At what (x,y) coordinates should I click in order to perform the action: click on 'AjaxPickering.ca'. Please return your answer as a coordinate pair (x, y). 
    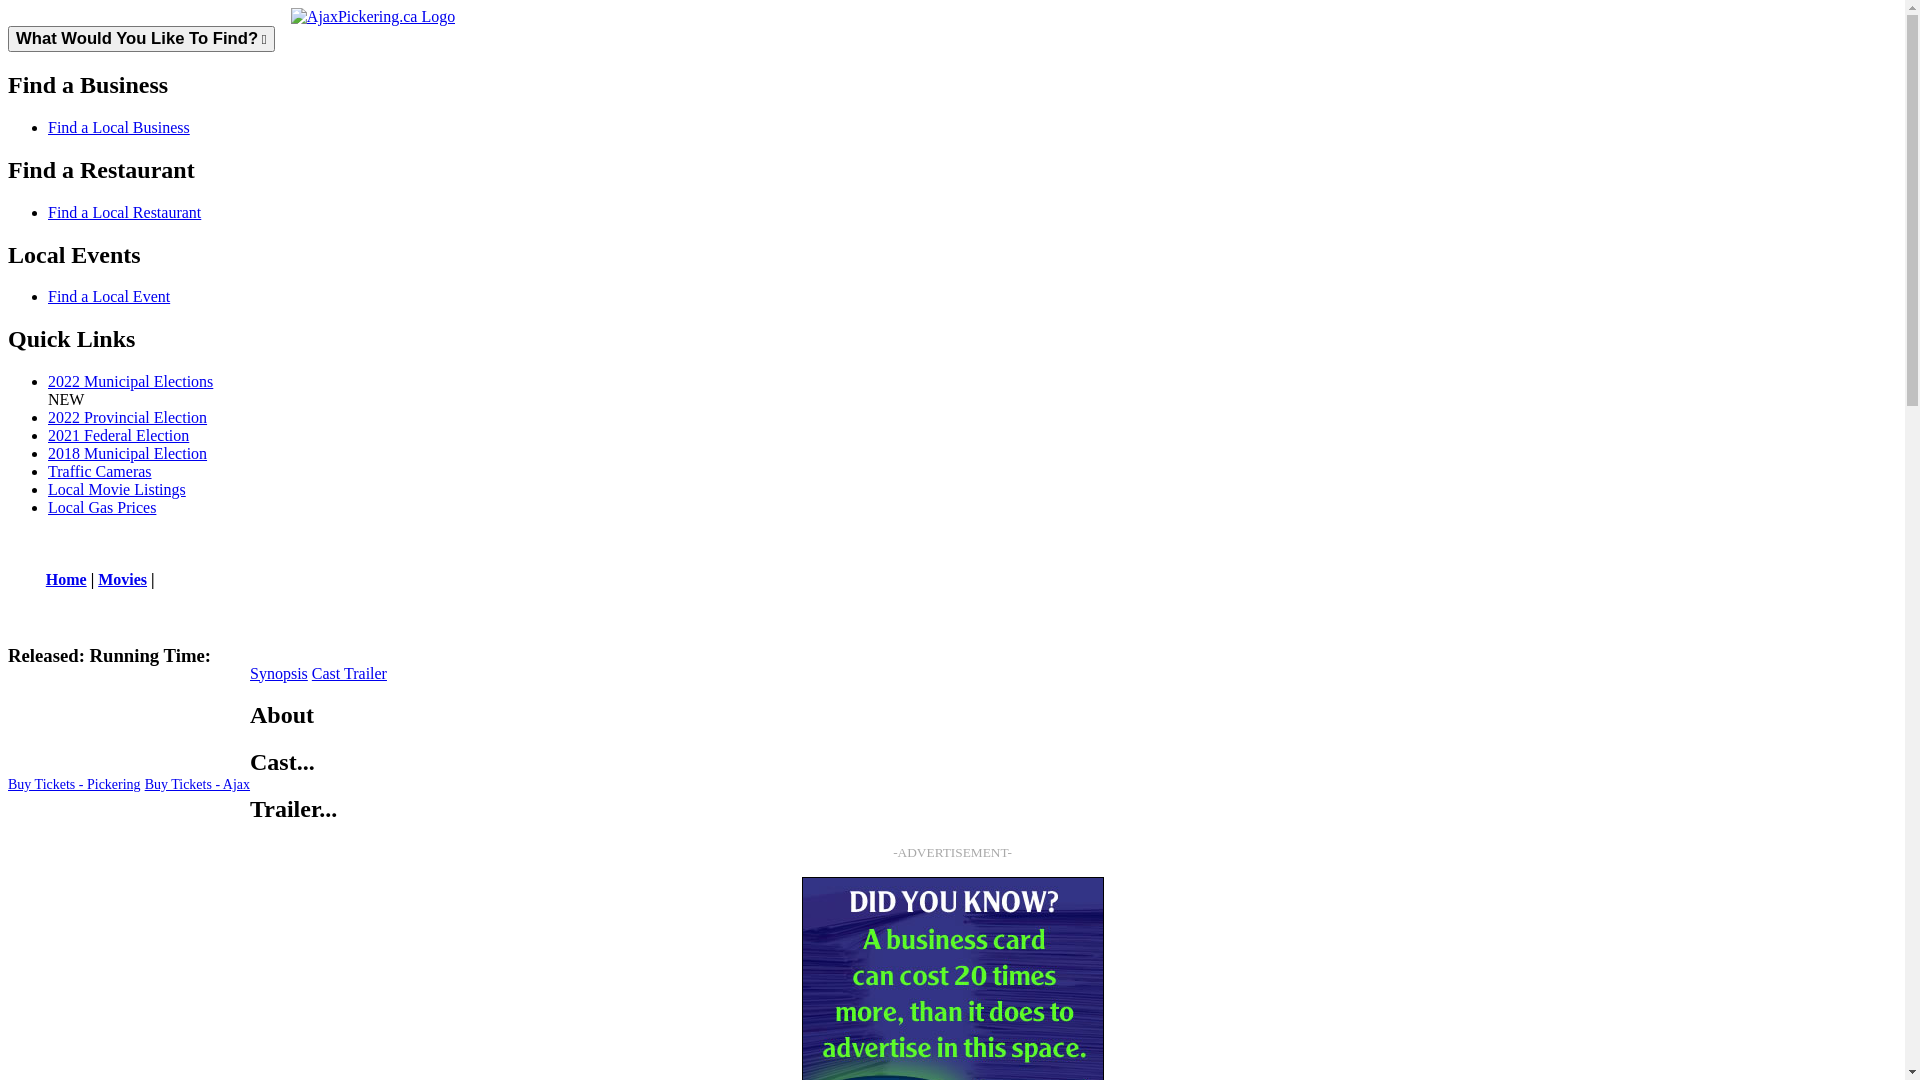
    Looking at the image, I should click on (290, 16).